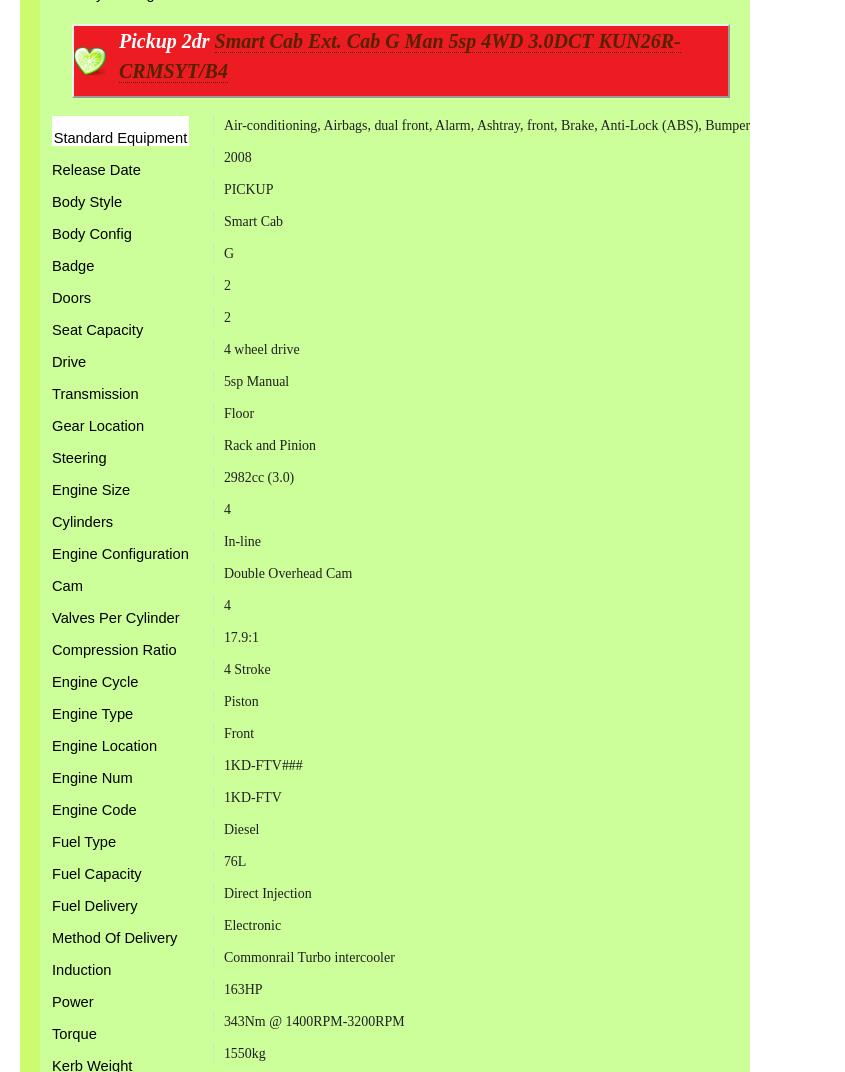  I want to click on 'Method Of Delivery', so click(114, 938).